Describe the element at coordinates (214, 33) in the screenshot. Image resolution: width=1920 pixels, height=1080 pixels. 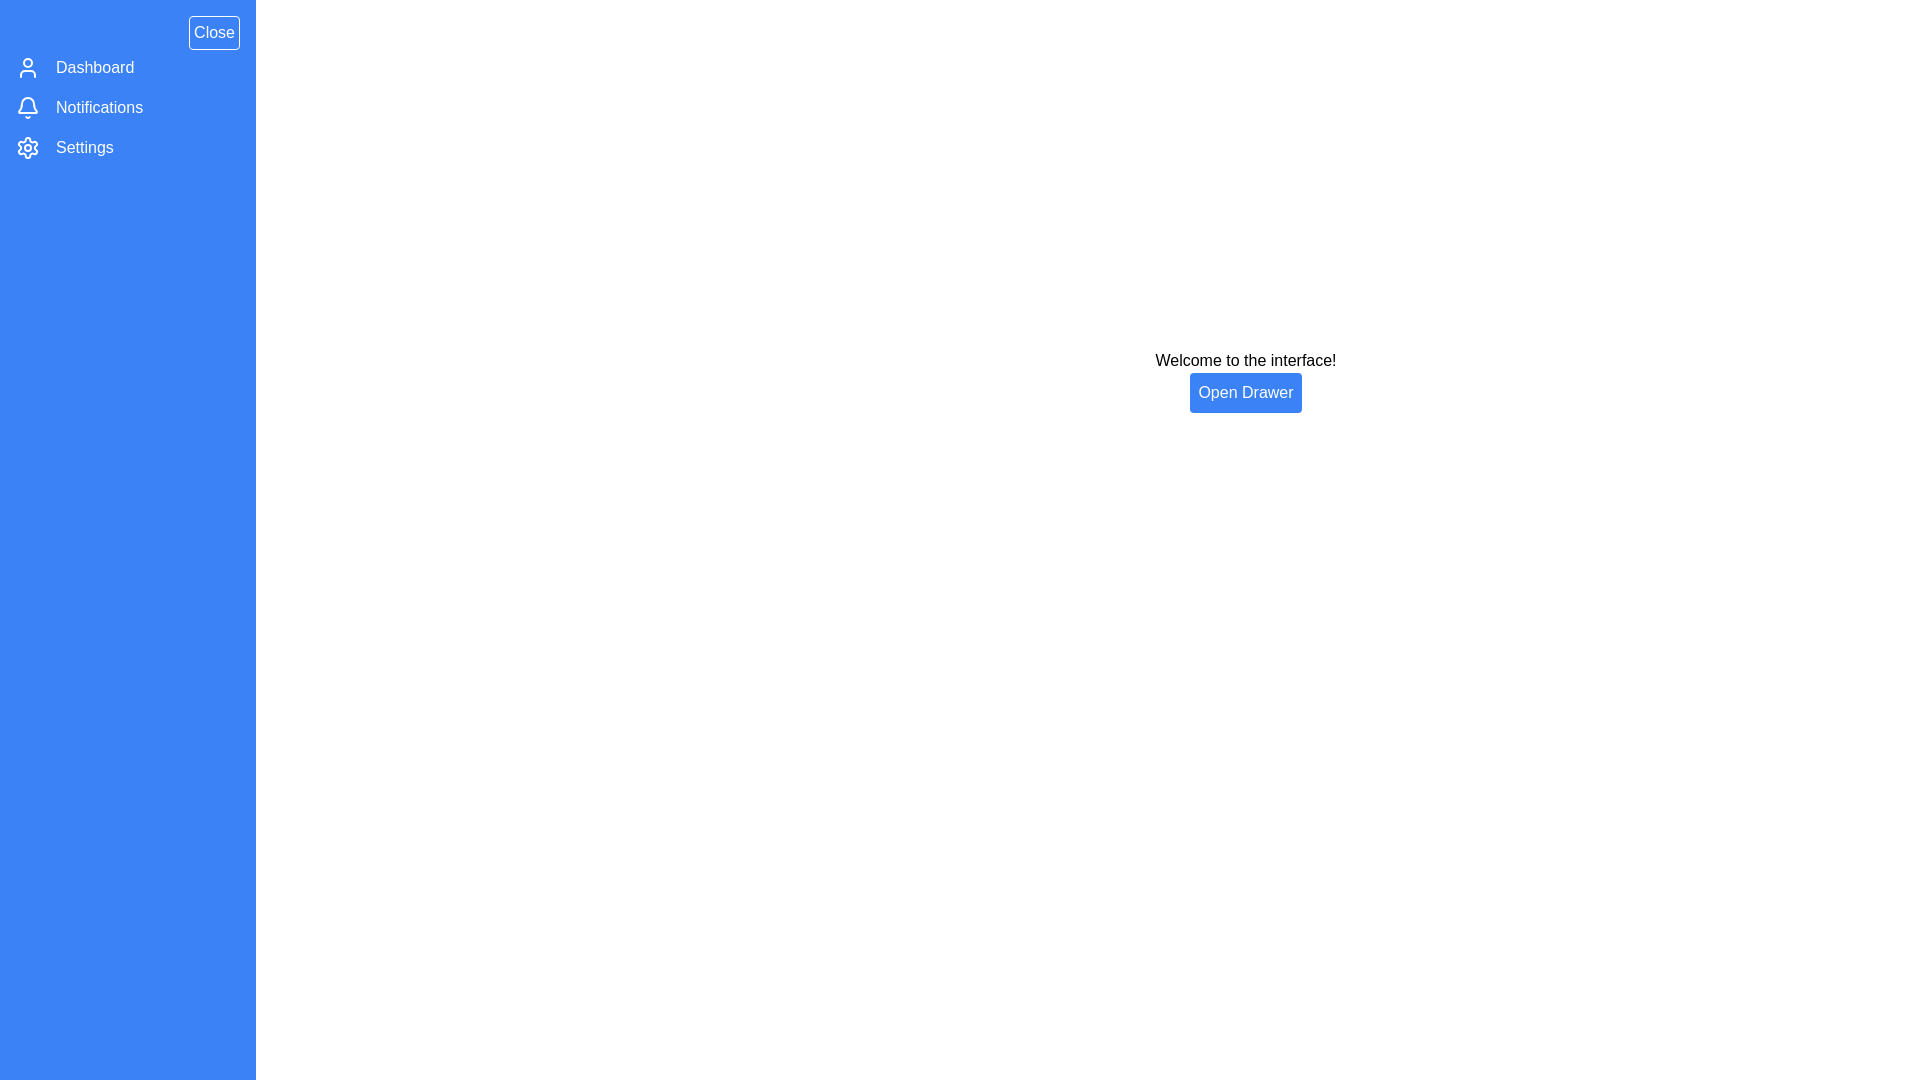
I see `'Close' button to toggle the drawer visibility` at that location.